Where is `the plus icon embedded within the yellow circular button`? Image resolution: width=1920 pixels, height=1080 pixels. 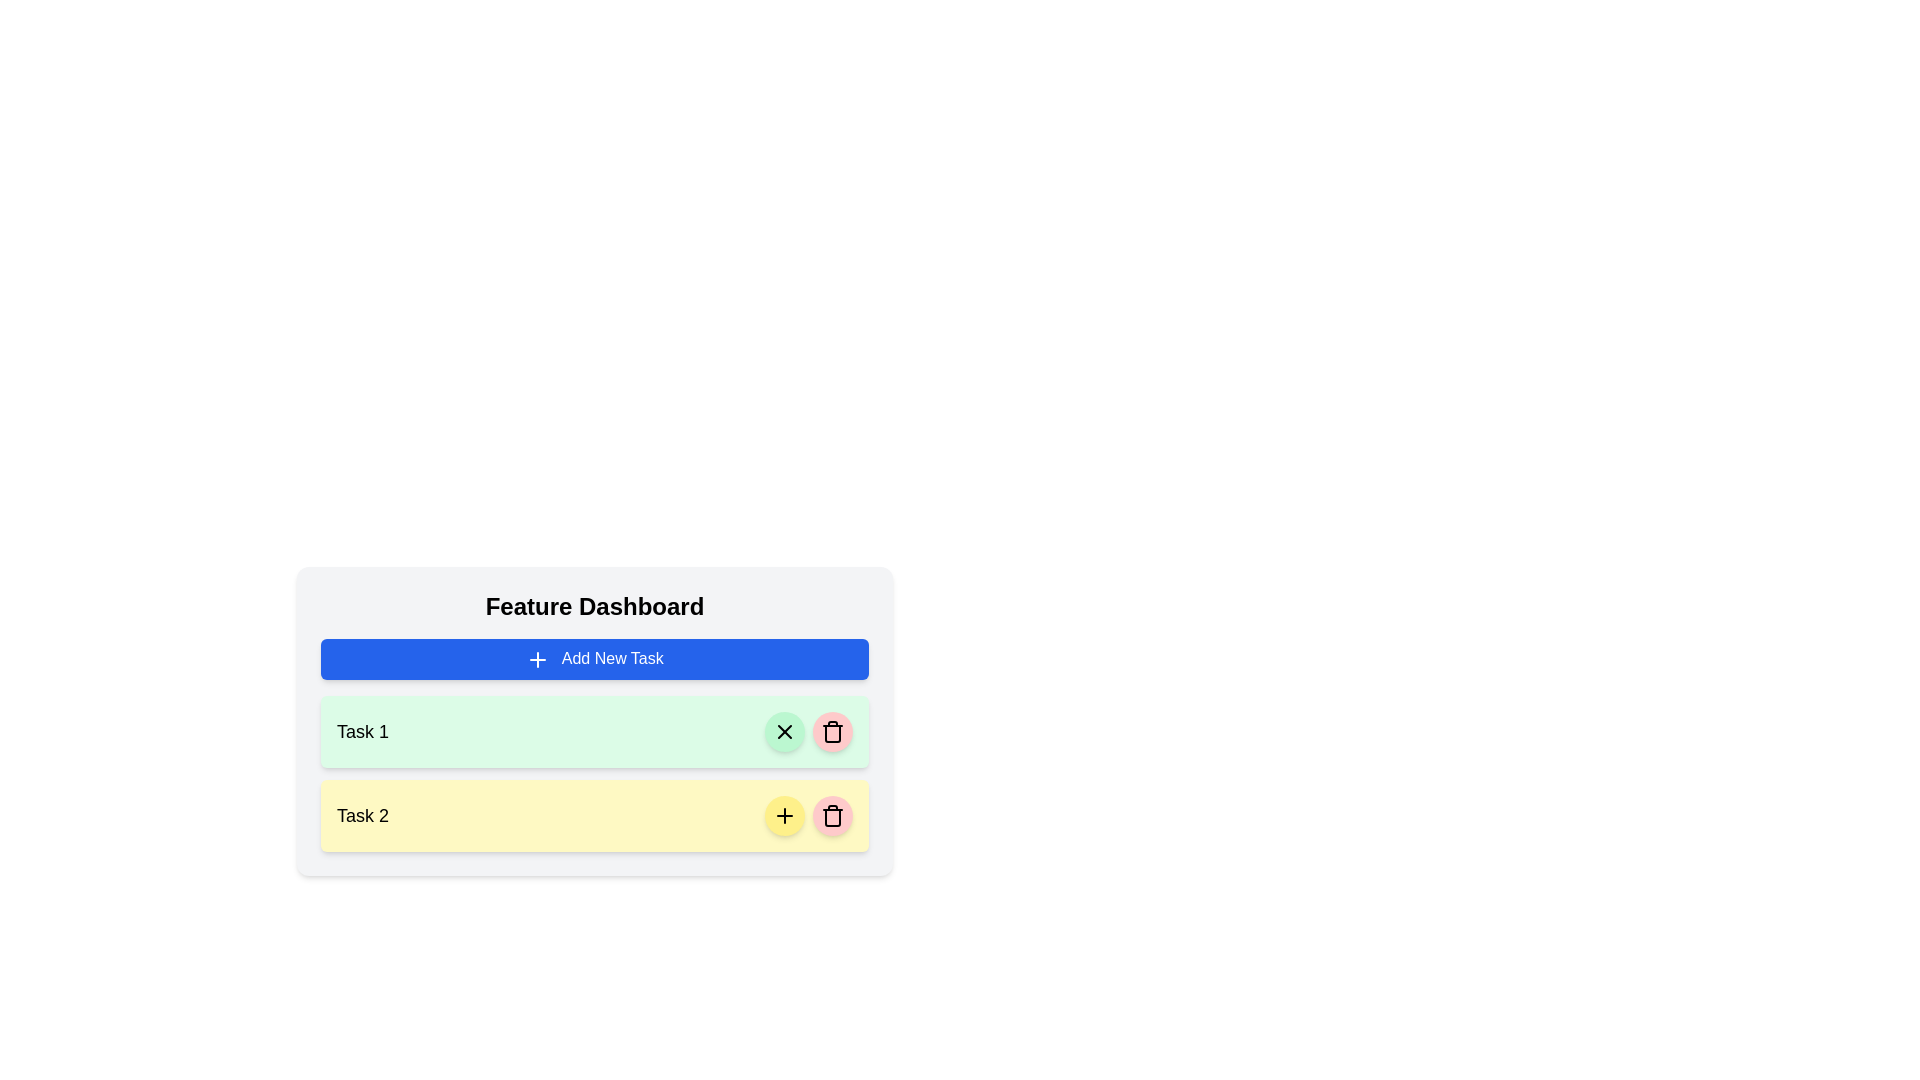 the plus icon embedded within the yellow circular button is located at coordinates (784, 814).